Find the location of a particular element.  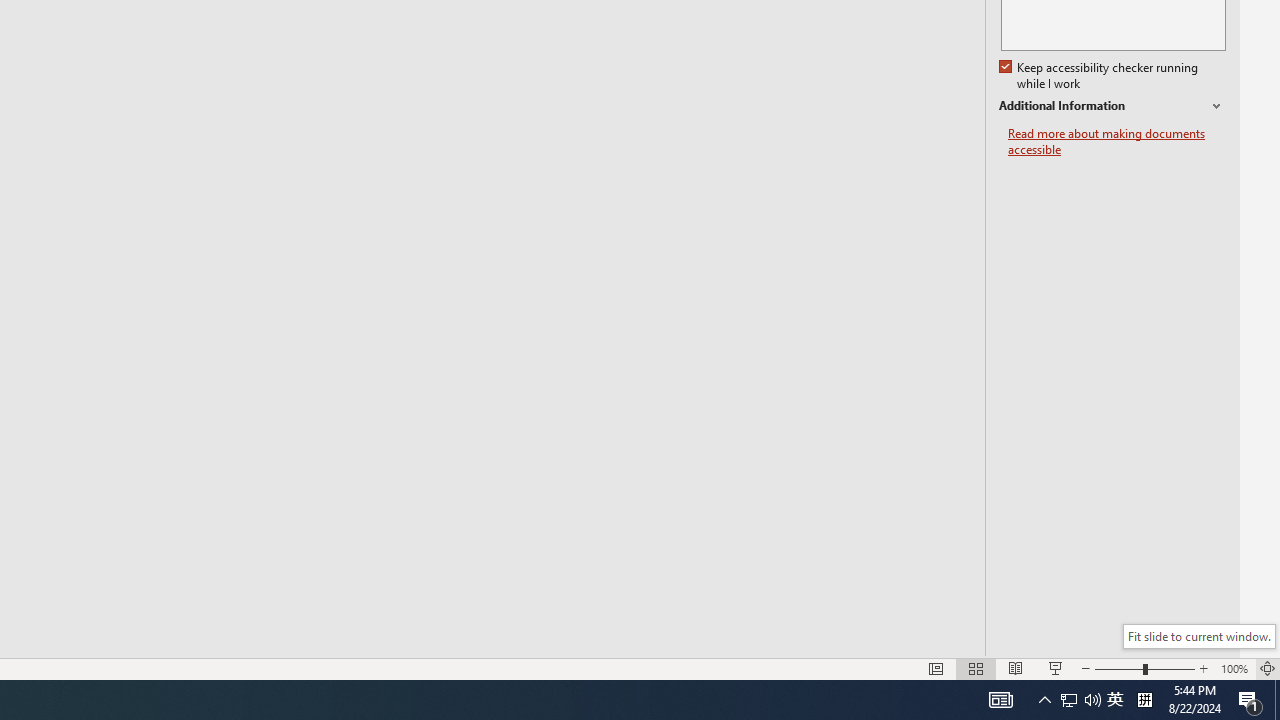

'Zoom In' is located at coordinates (1203, 669).